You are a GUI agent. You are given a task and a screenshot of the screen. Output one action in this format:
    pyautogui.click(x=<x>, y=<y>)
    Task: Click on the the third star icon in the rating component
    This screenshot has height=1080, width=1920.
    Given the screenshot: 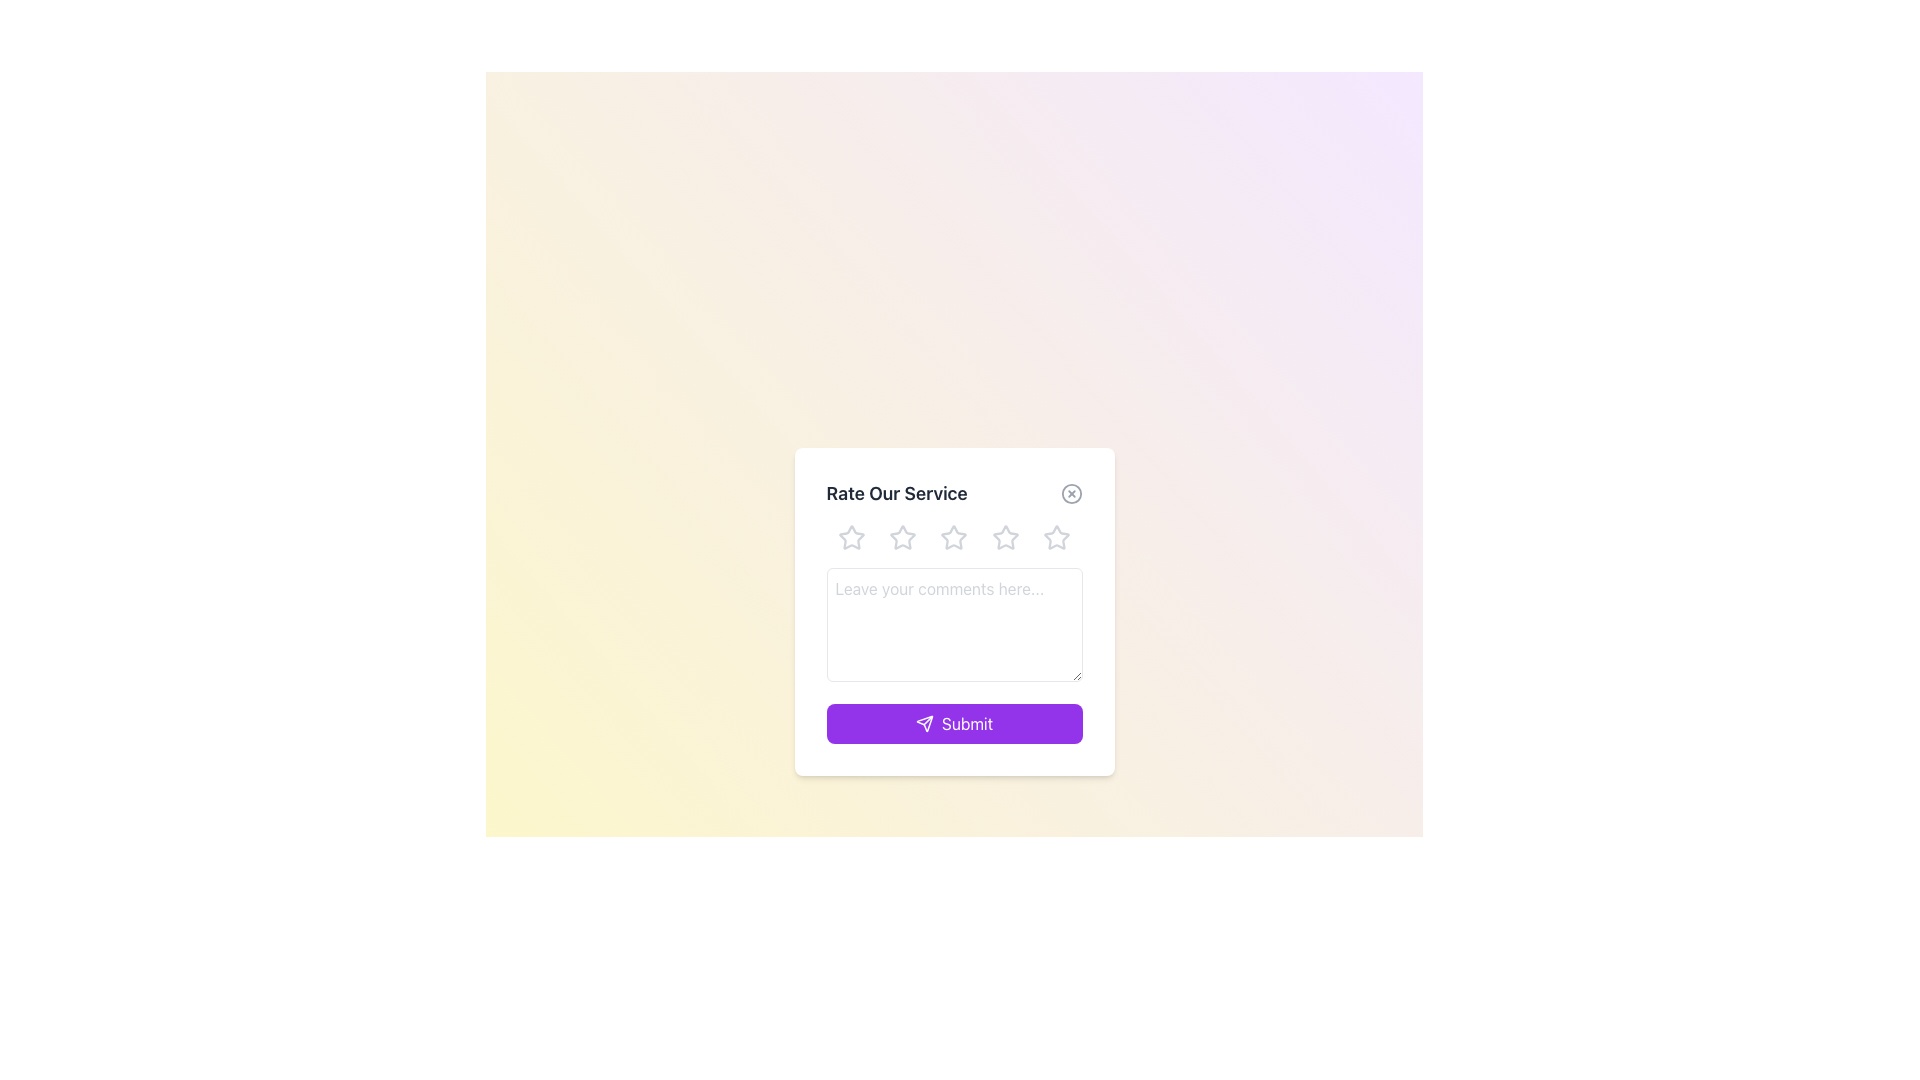 What is the action you would take?
    pyautogui.click(x=953, y=536)
    